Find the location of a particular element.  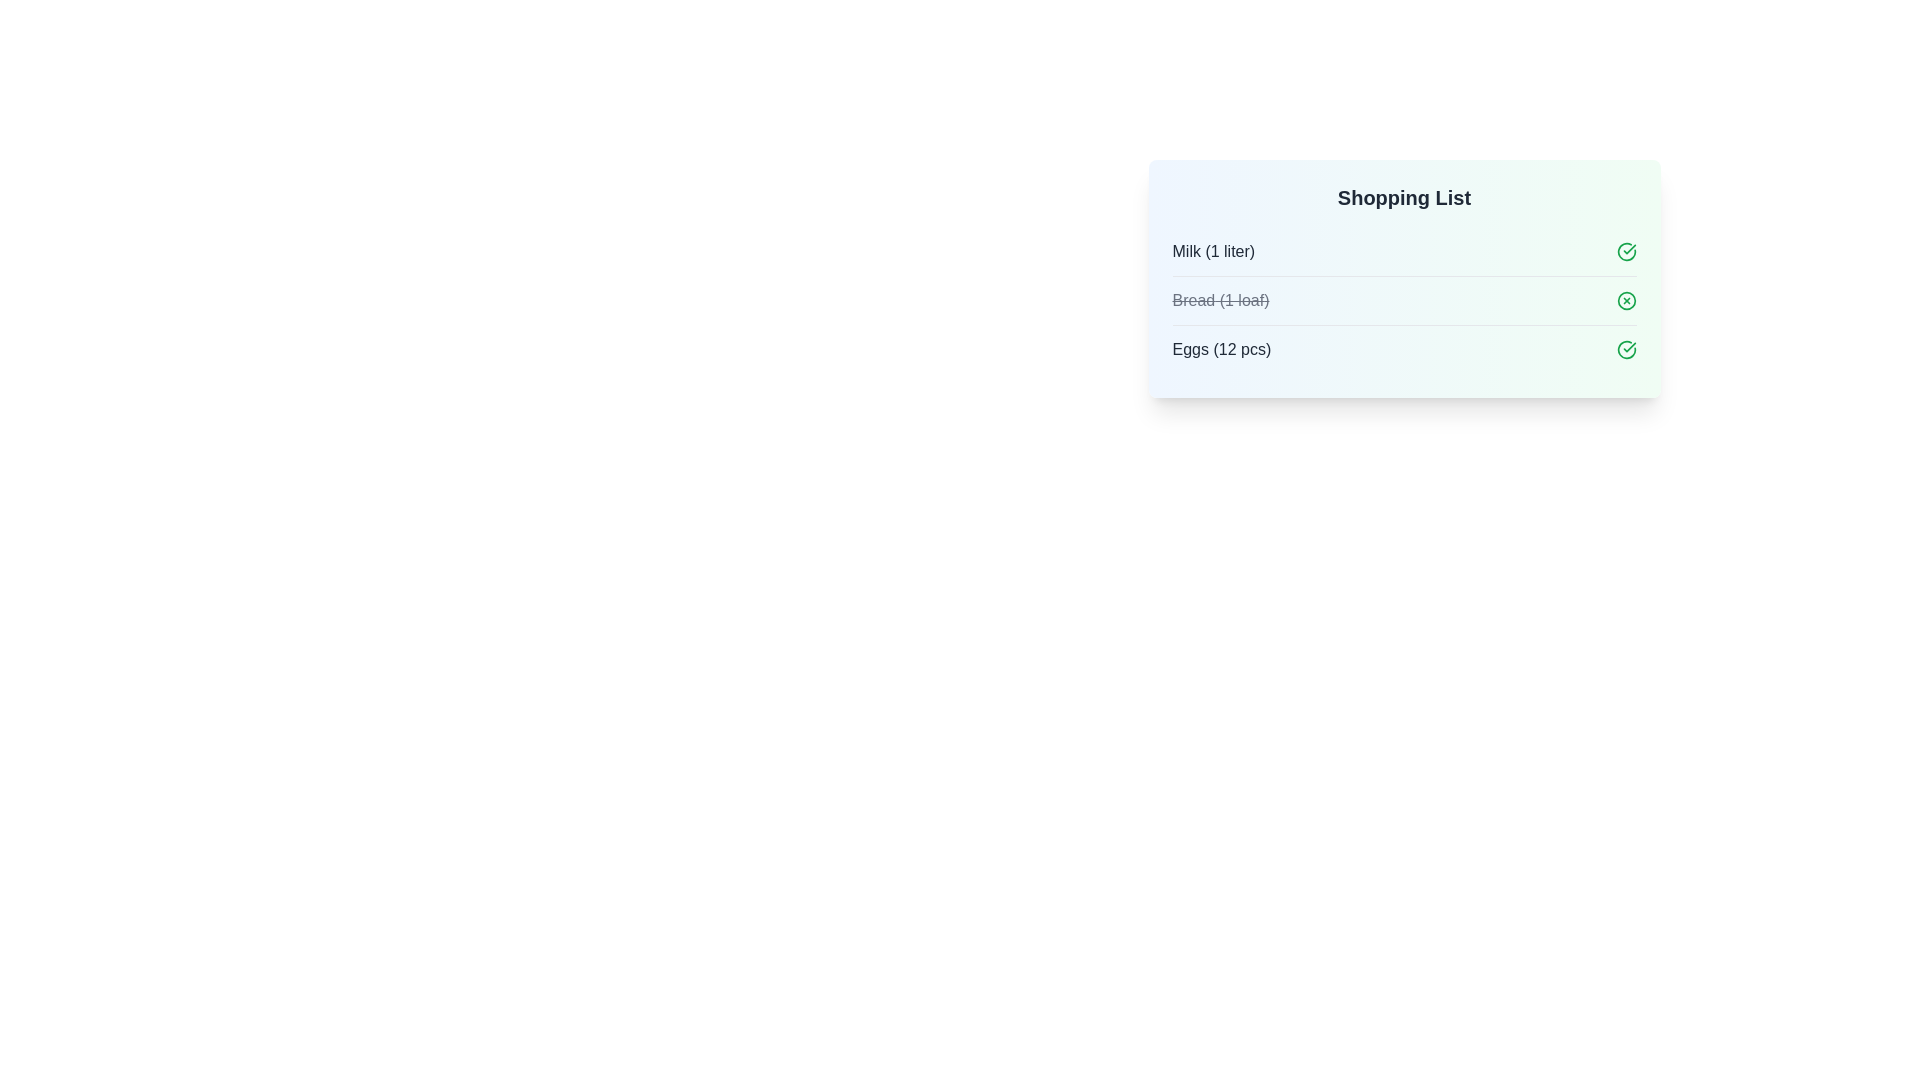

the center of the shopping list container to focus on it is located at coordinates (1403, 278).